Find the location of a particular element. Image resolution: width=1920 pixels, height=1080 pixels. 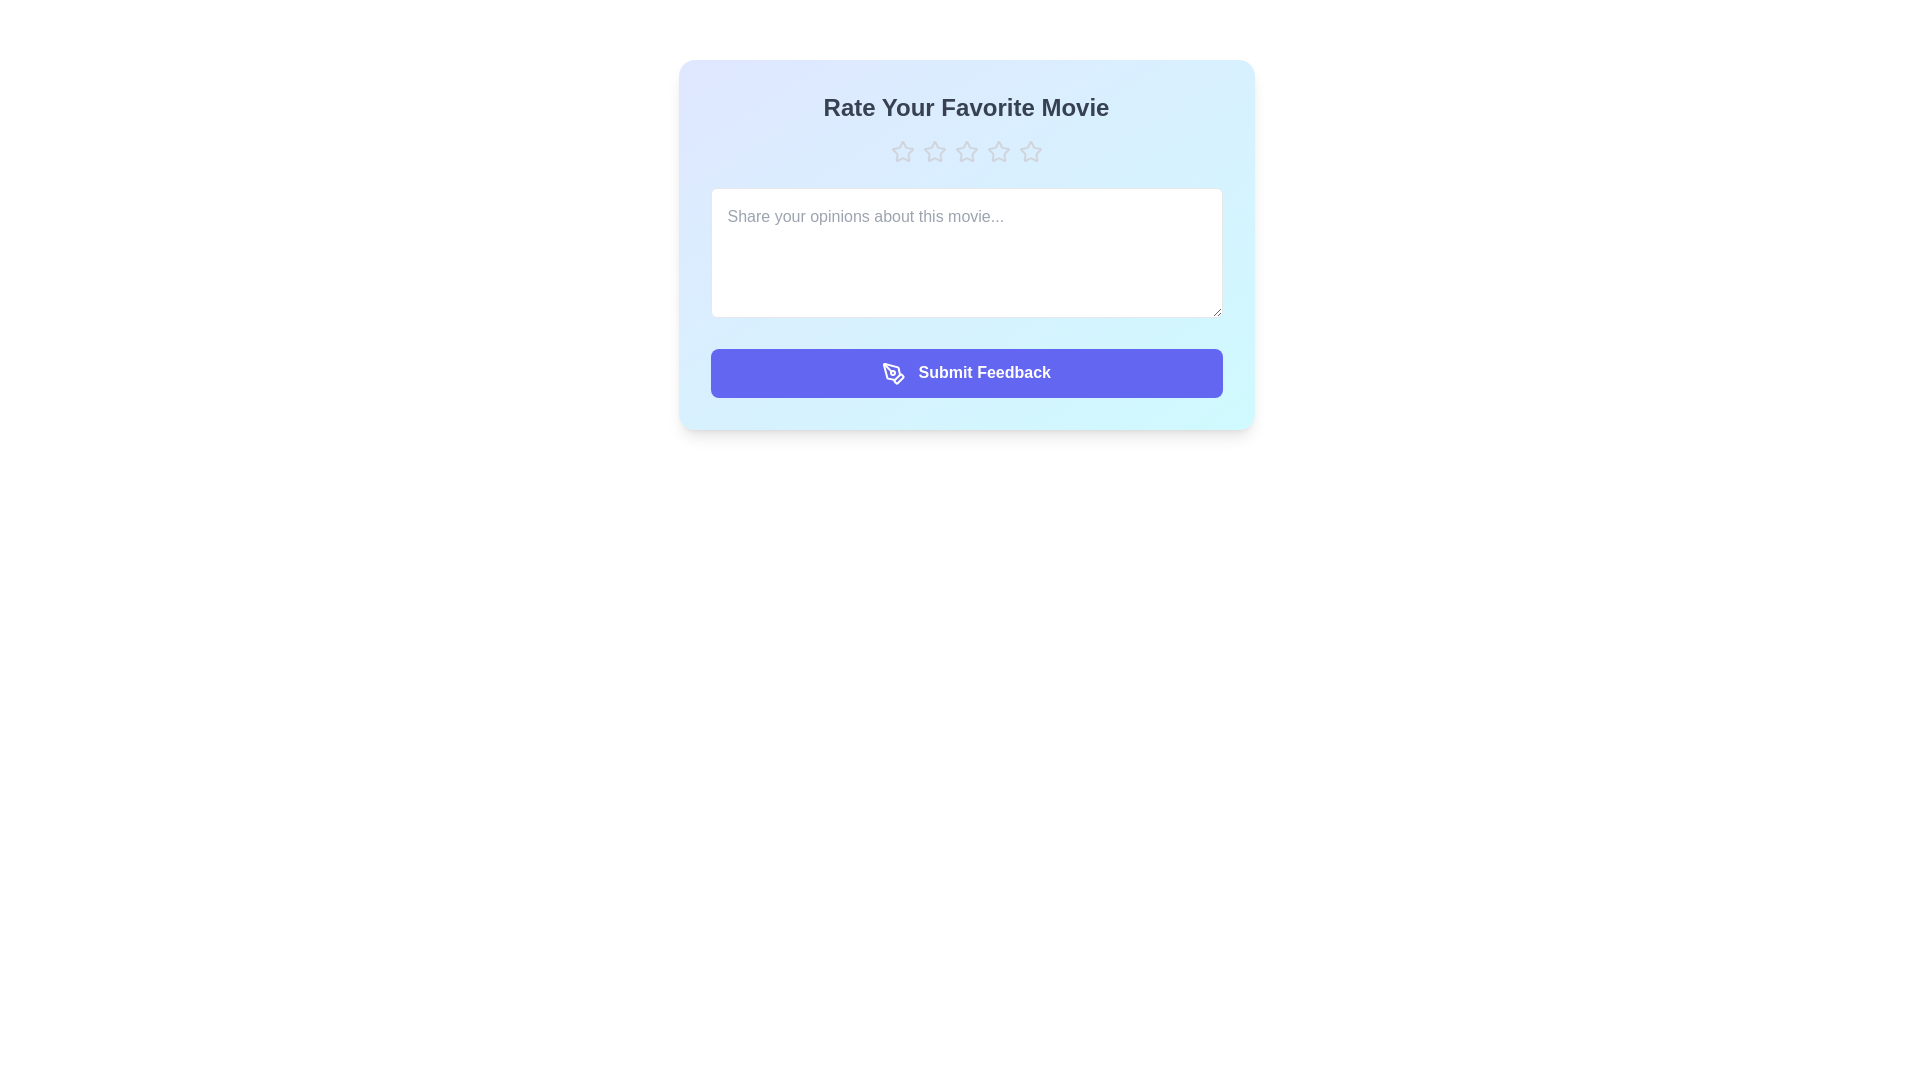

the 'Submit Feedback' button to submit the feedback is located at coordinates (966, 373).